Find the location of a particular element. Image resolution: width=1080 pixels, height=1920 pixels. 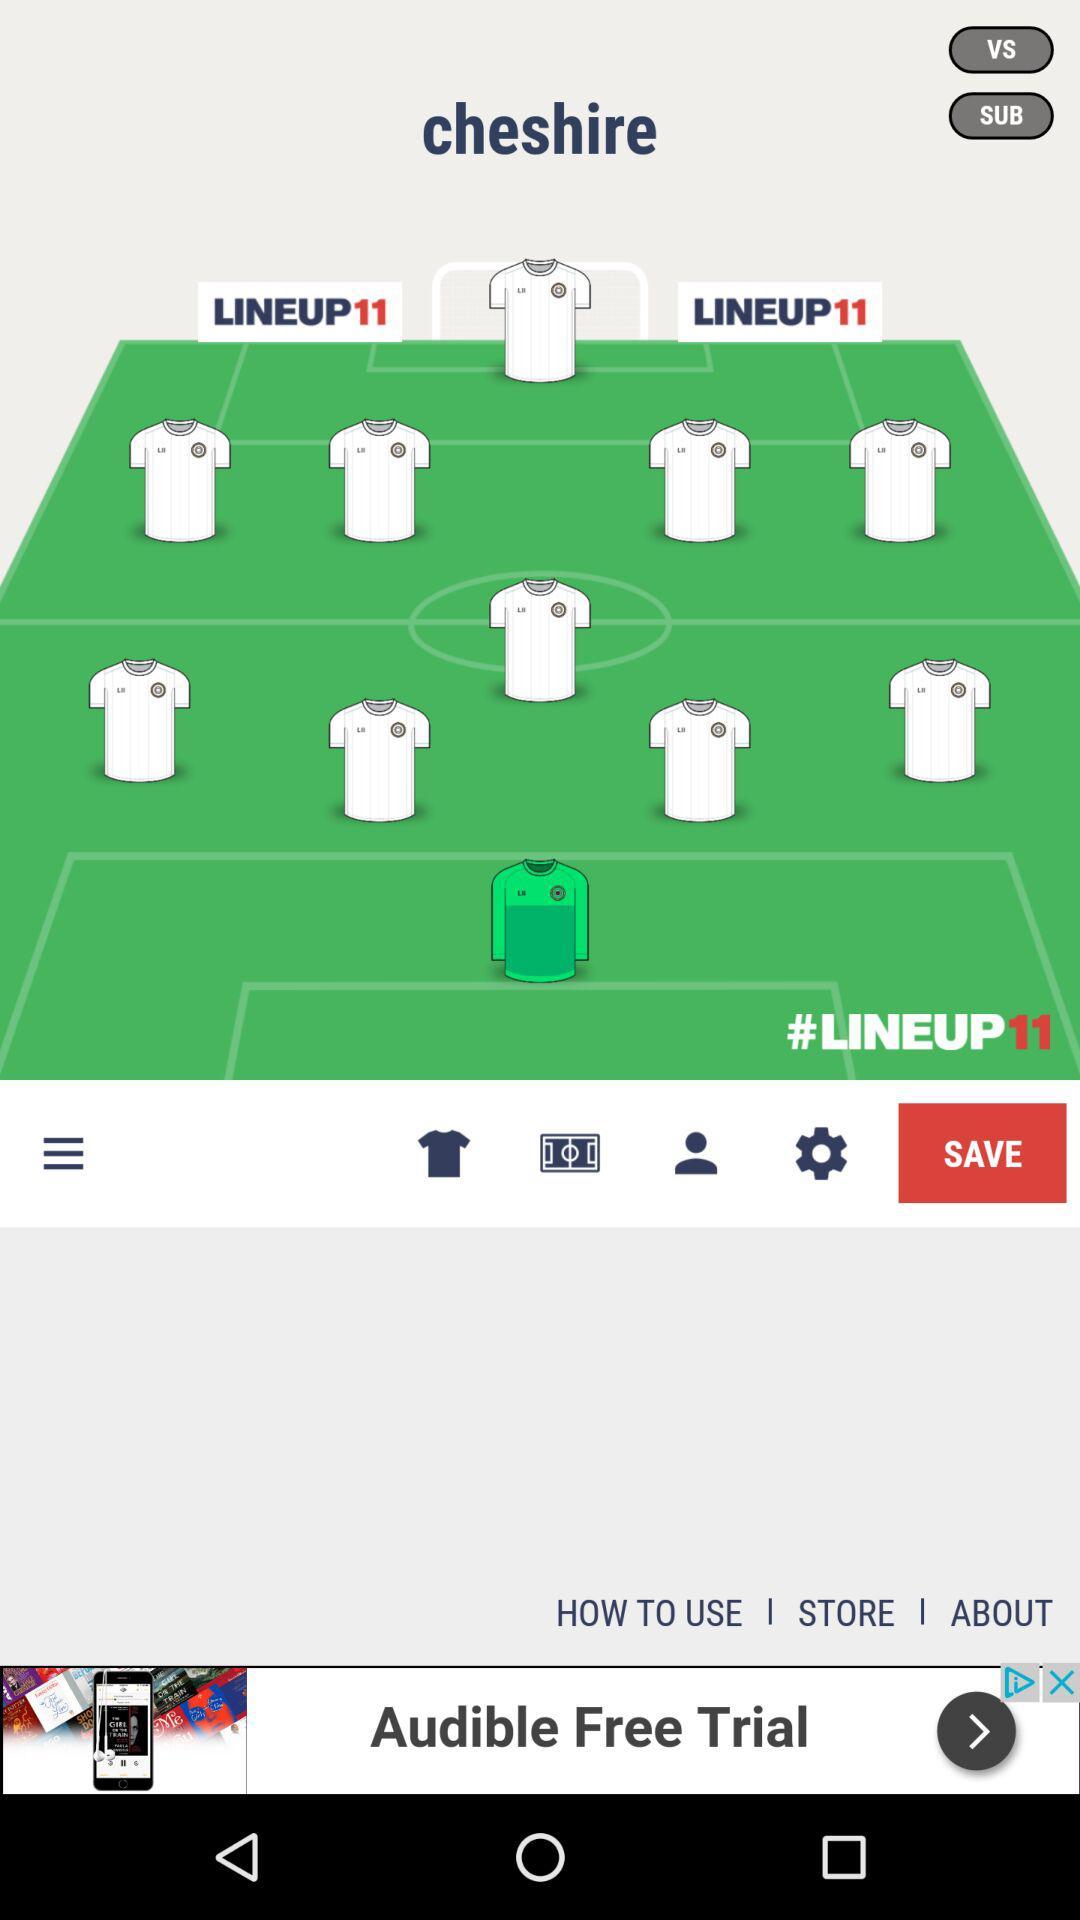

the image which is in green color at the bottom of the page is located at coordinates (540, 911).